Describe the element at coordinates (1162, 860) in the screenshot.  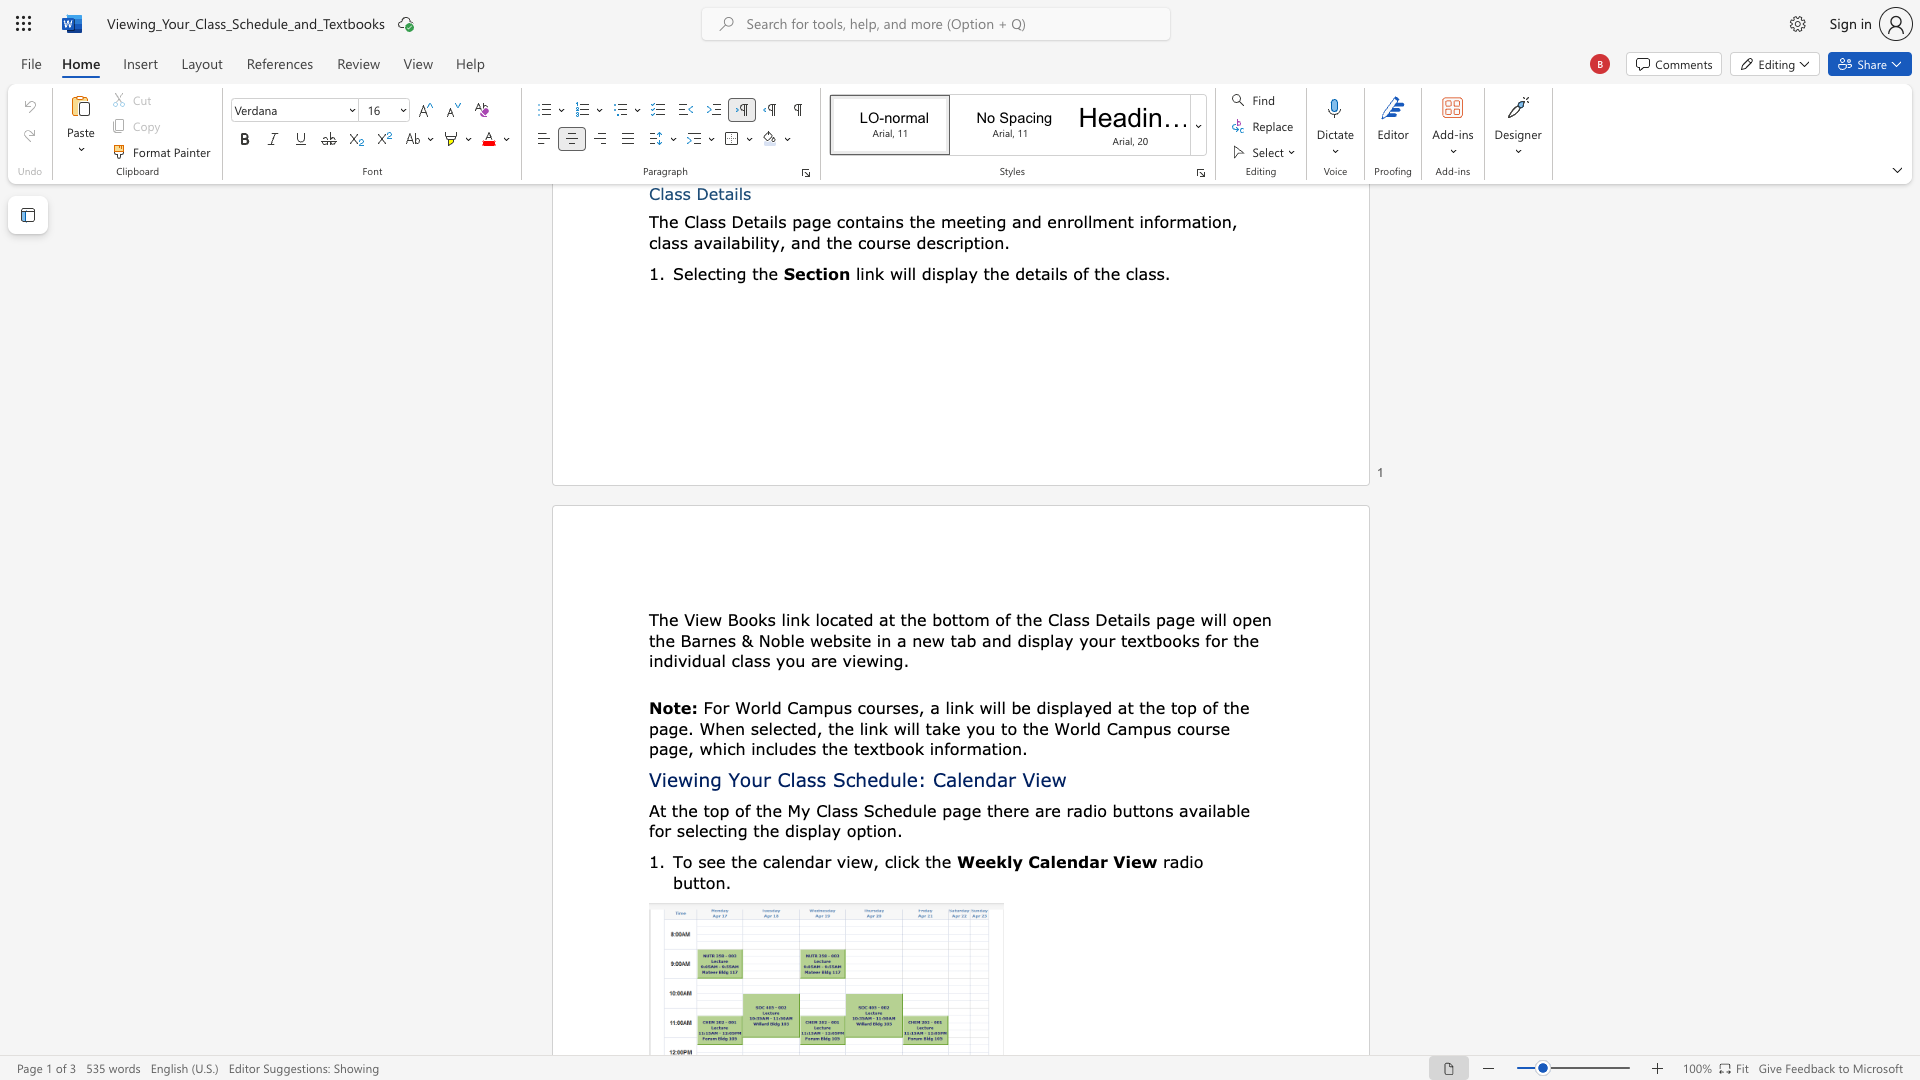
I see `the subset text "rad" within the text "radio button."` at that location.